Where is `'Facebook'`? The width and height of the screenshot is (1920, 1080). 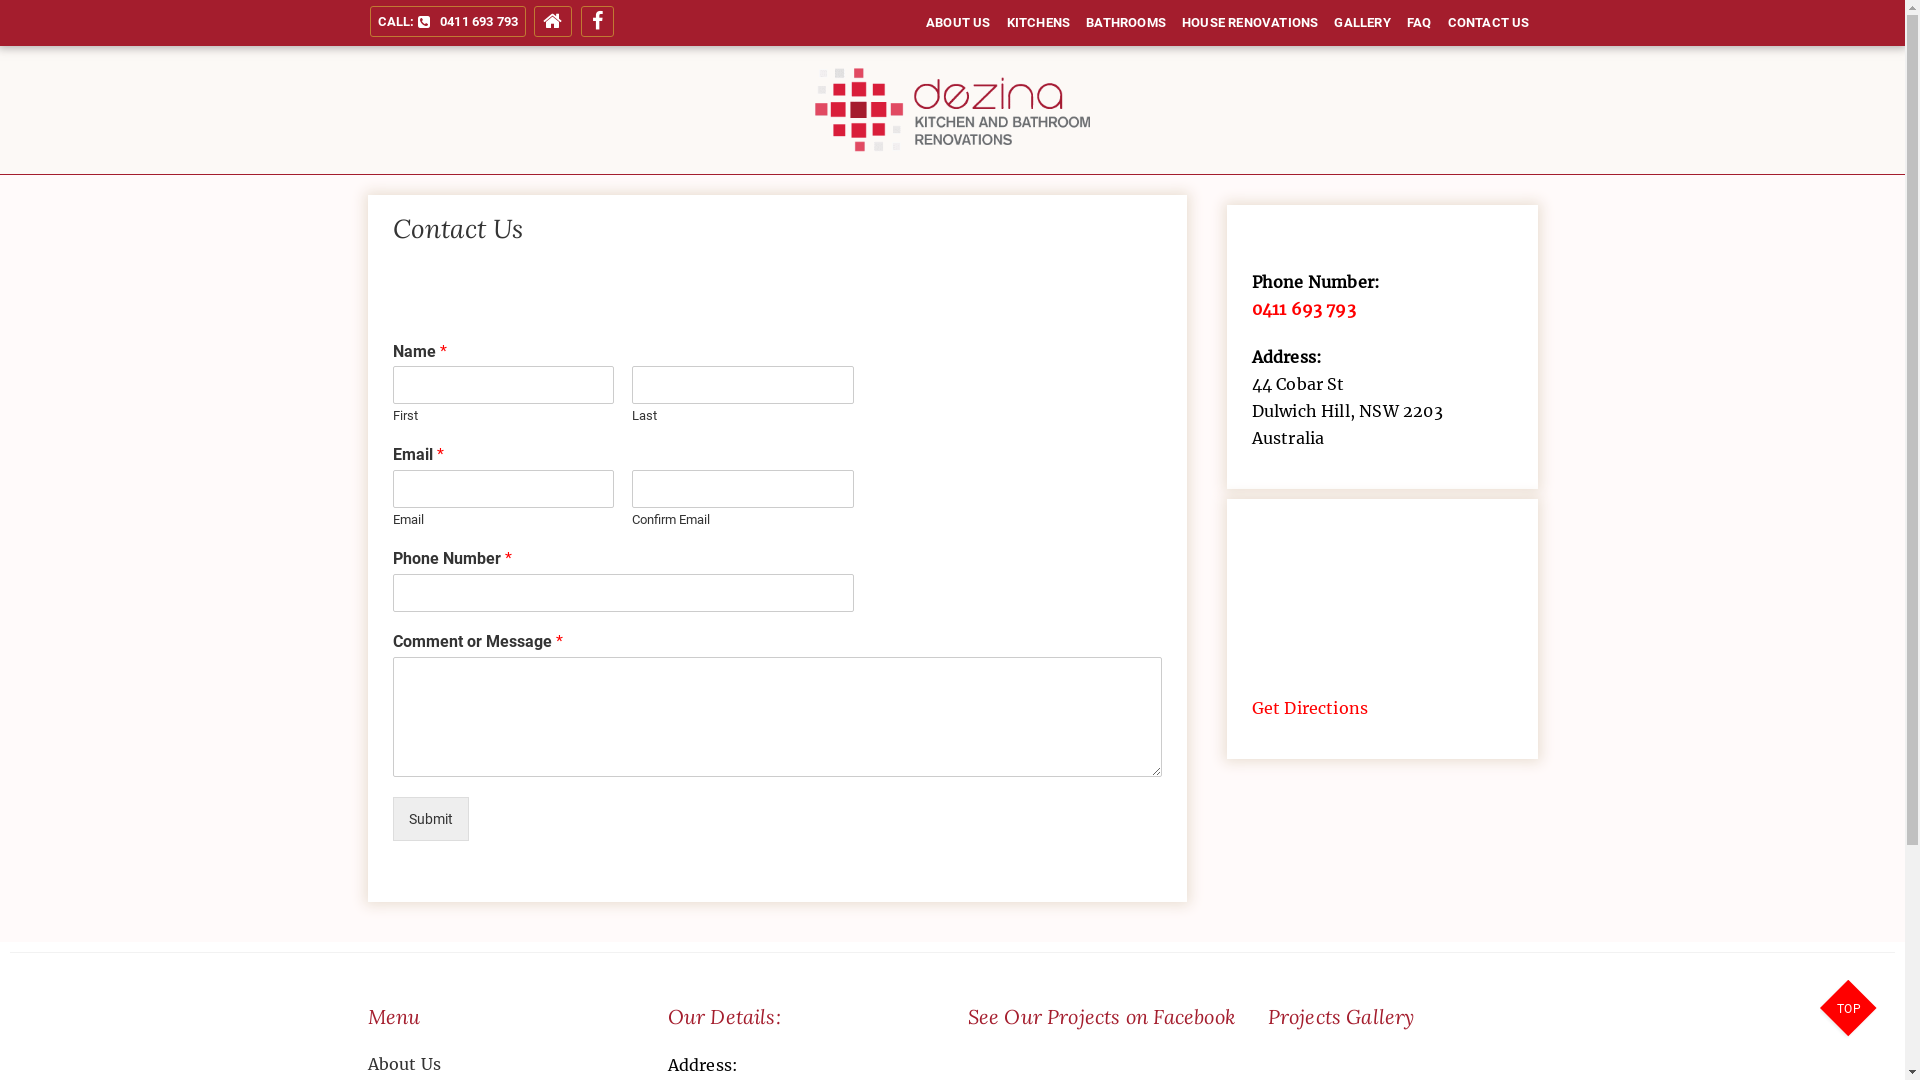
'Facebook' is located at coordinates (596, 21).